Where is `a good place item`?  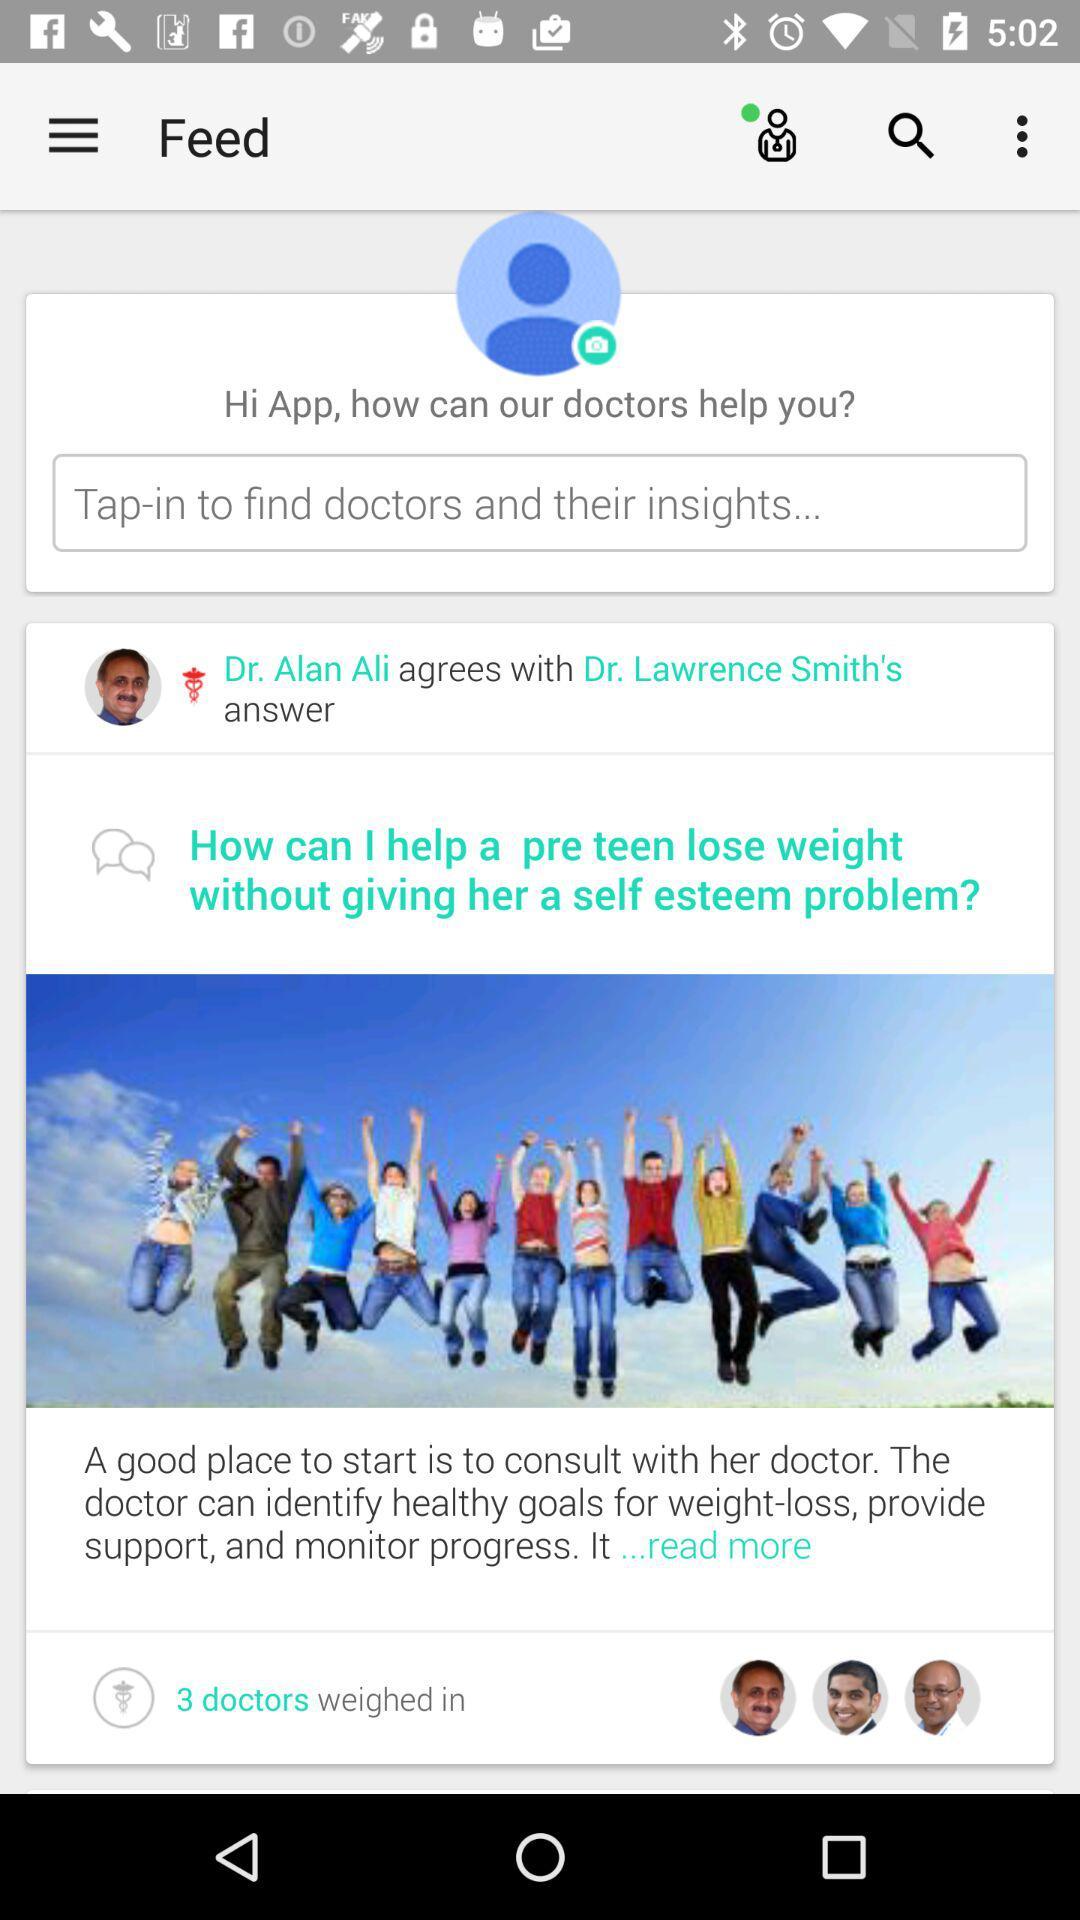
a good place item is located at coordinates (568, 1501).